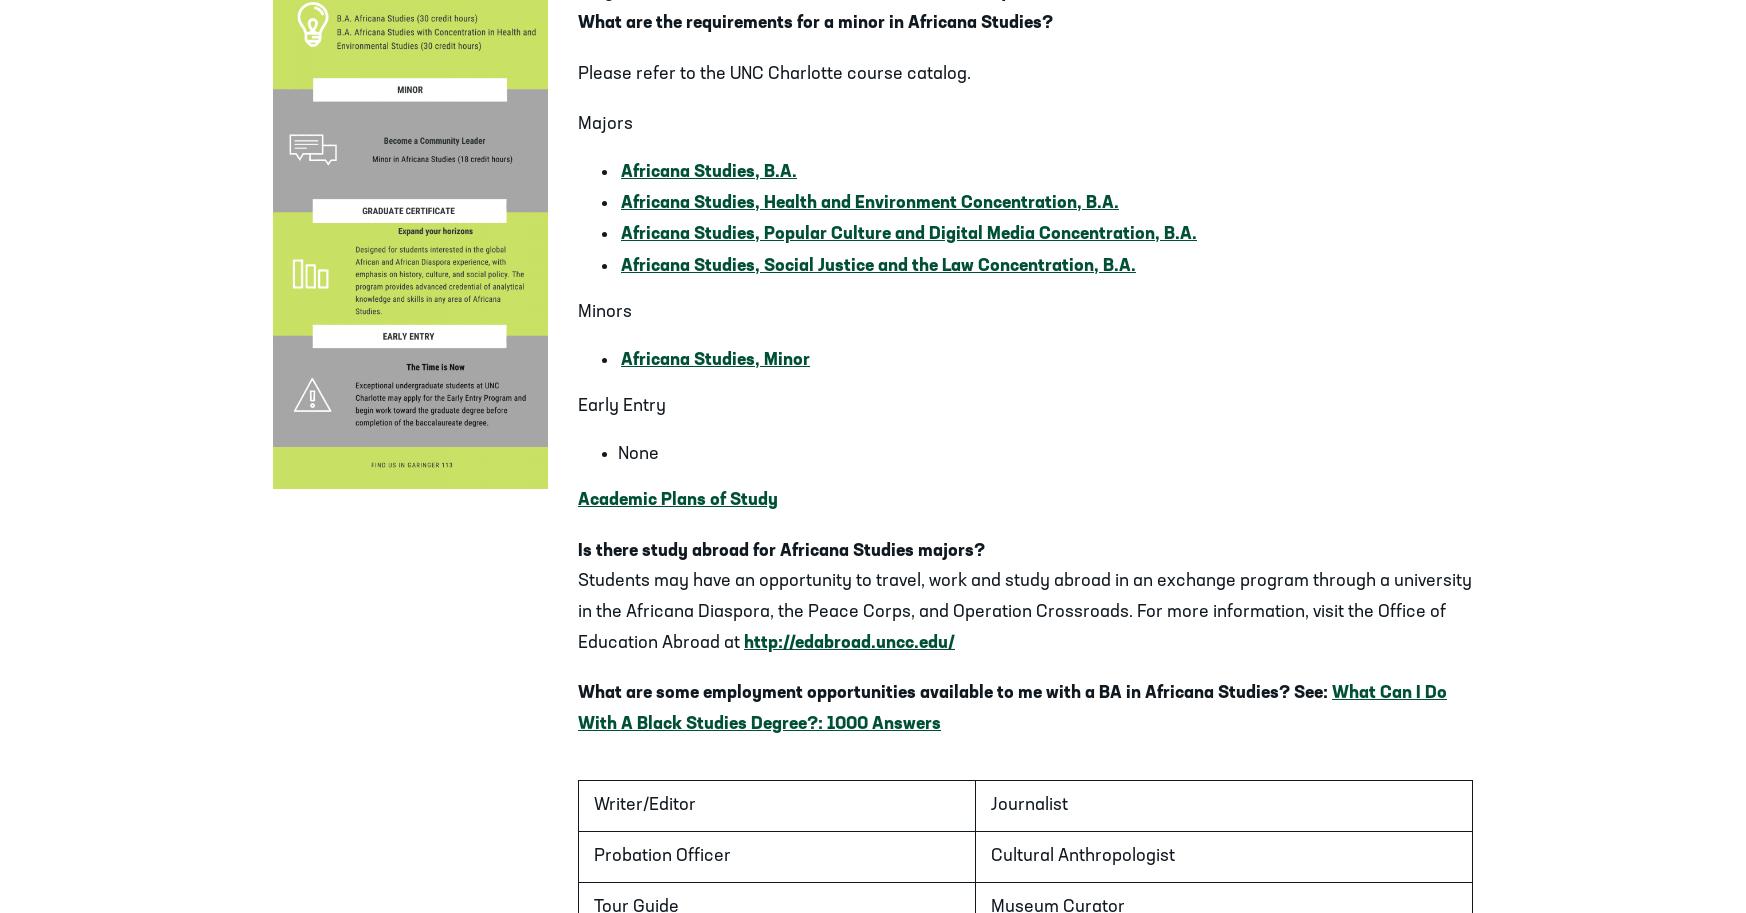  What do you see at coordinates (714, 359) in the screenshot?
I see `'Africana Studies, Minor'` at bounding box center [714, 359].